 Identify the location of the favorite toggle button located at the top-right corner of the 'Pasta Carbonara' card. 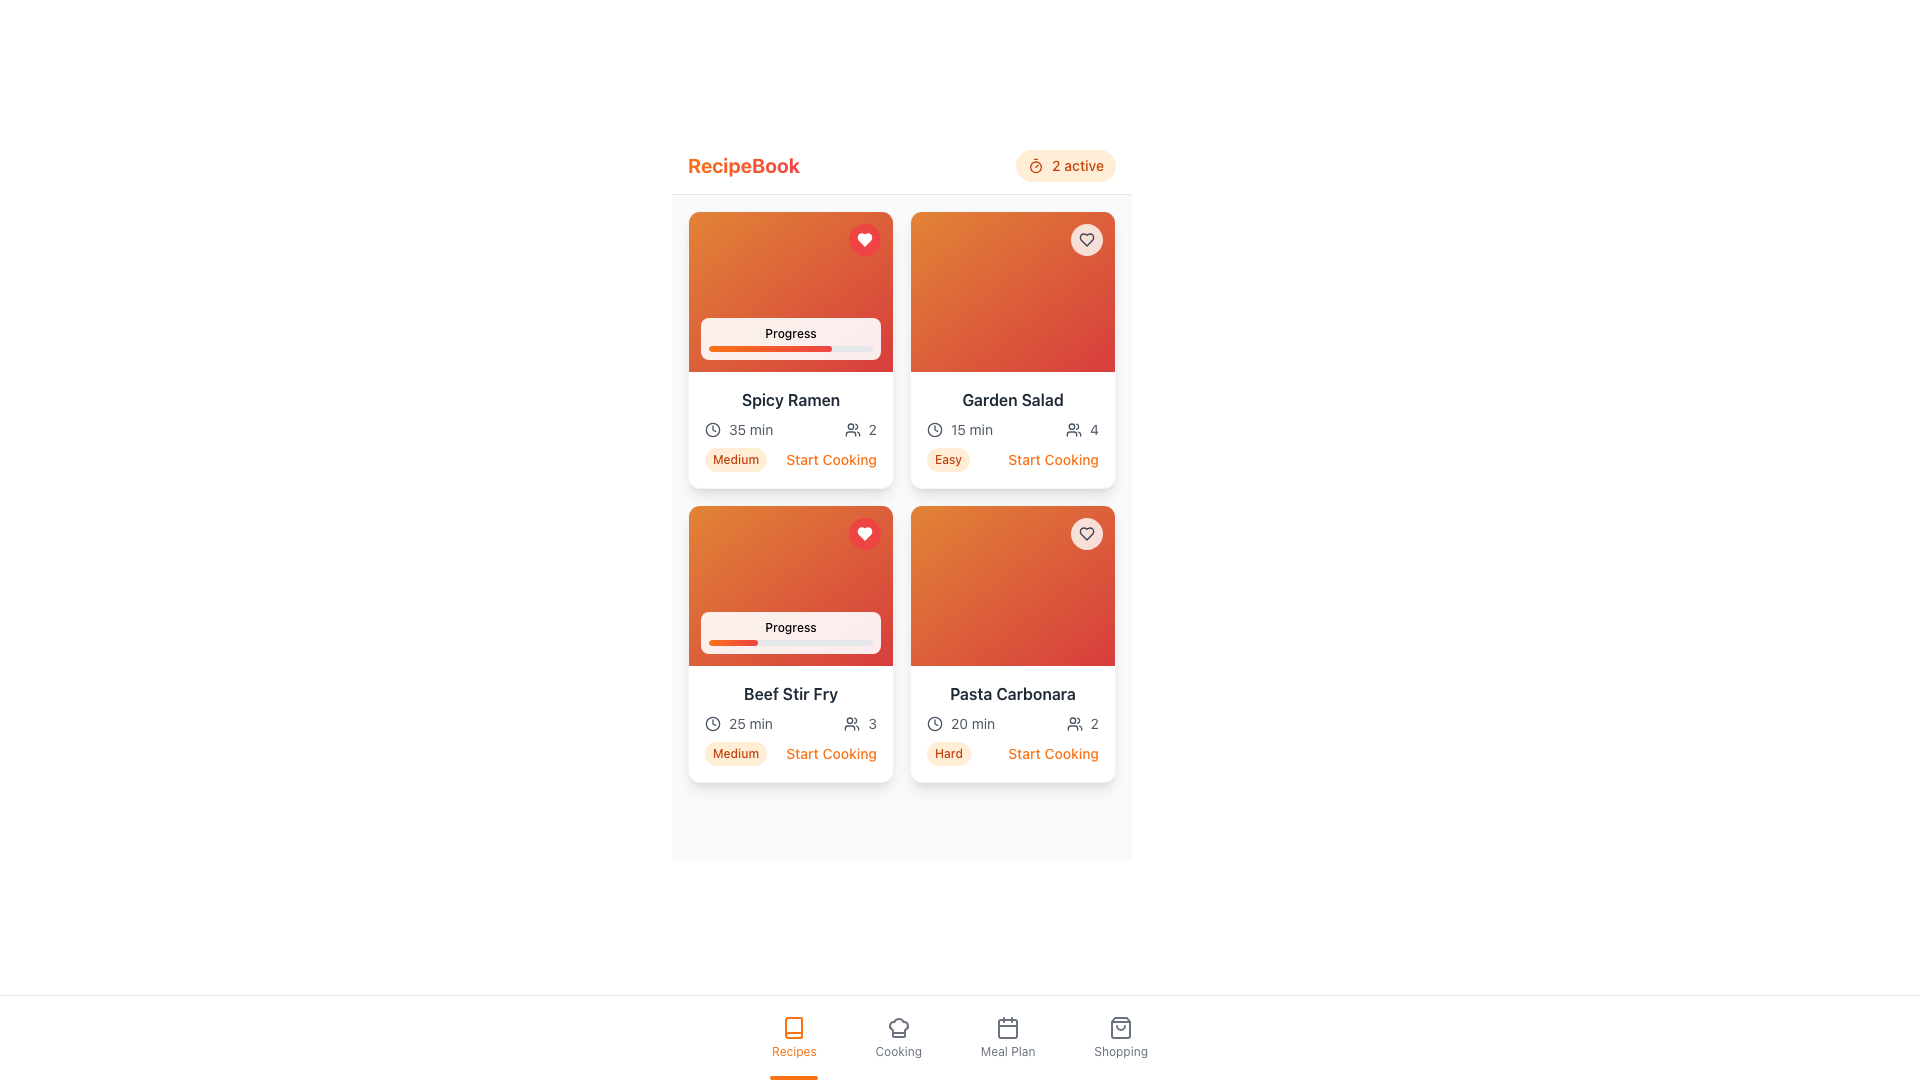
(1085, 532).